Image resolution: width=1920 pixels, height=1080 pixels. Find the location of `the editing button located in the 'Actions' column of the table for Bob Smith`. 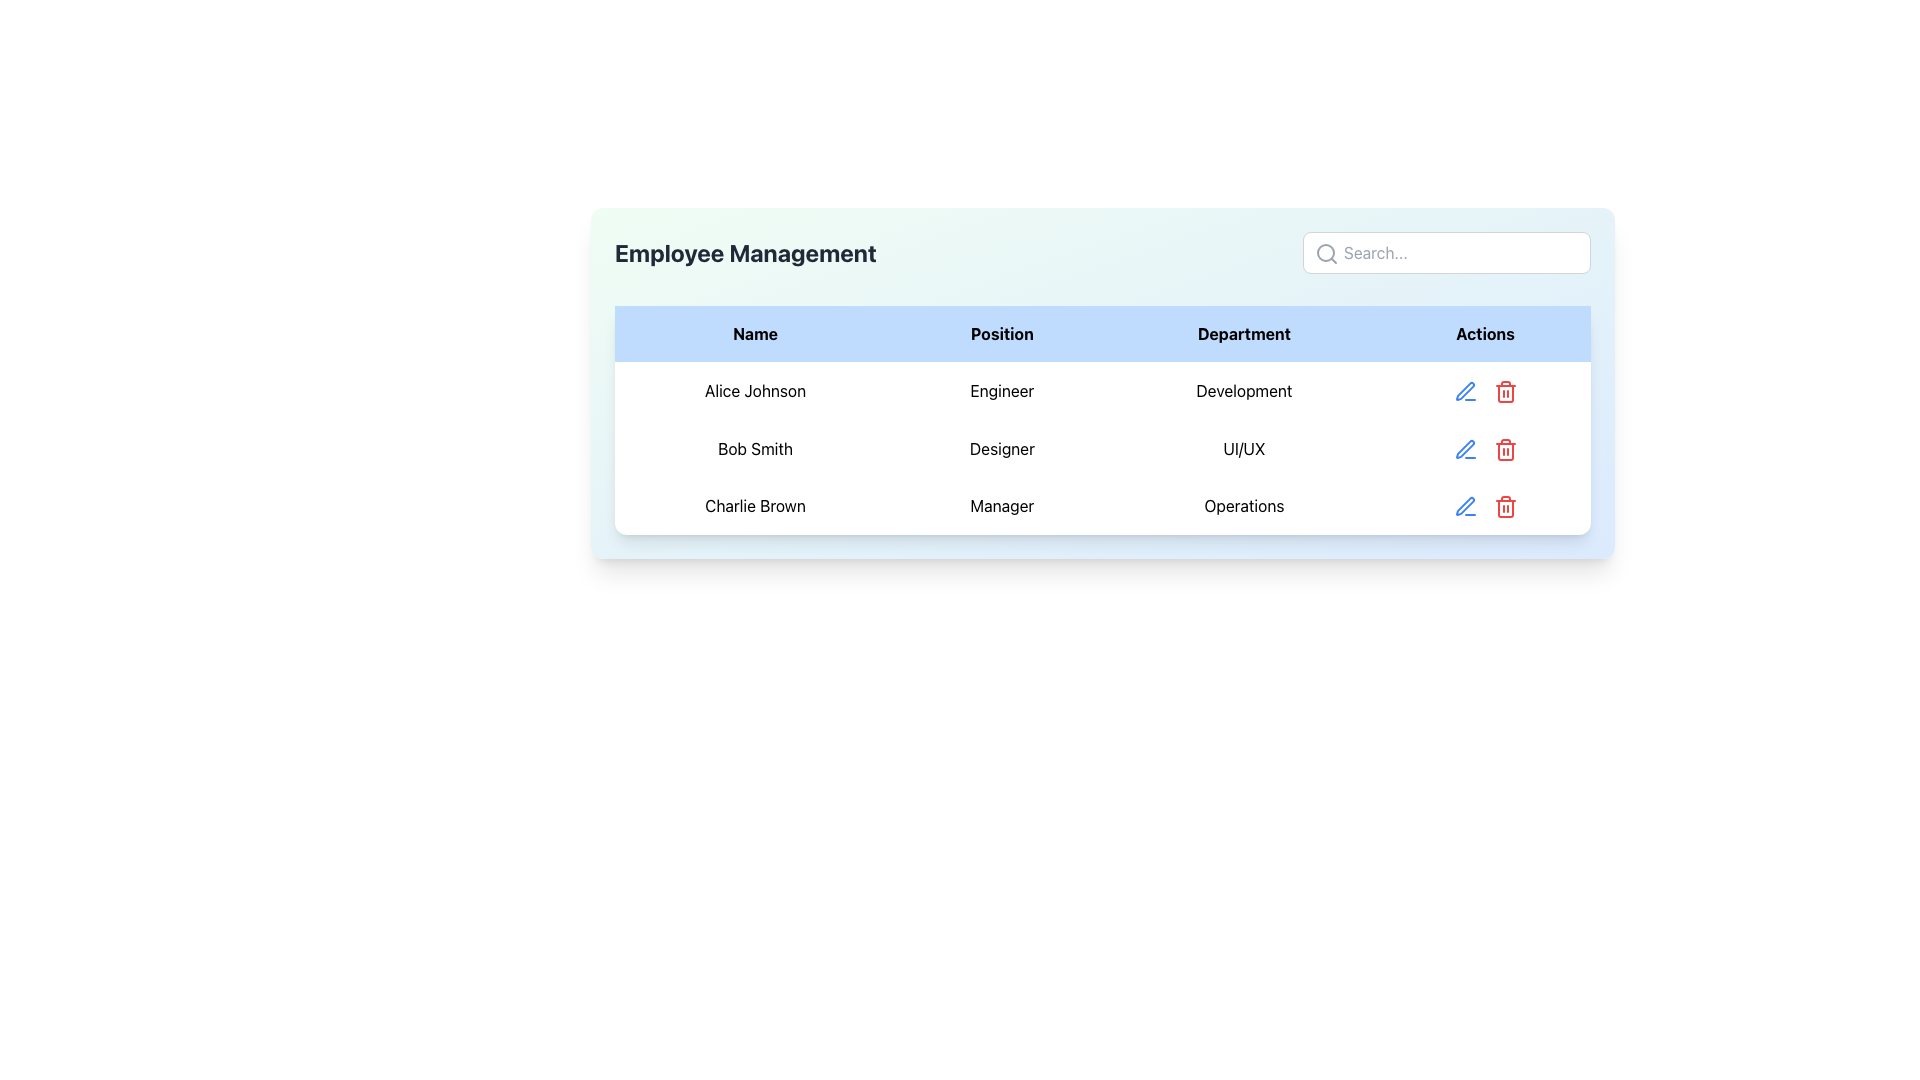

the editing button located in the 'Actions' column of the table for Bob Smith is located at coordinates (1465, 448).